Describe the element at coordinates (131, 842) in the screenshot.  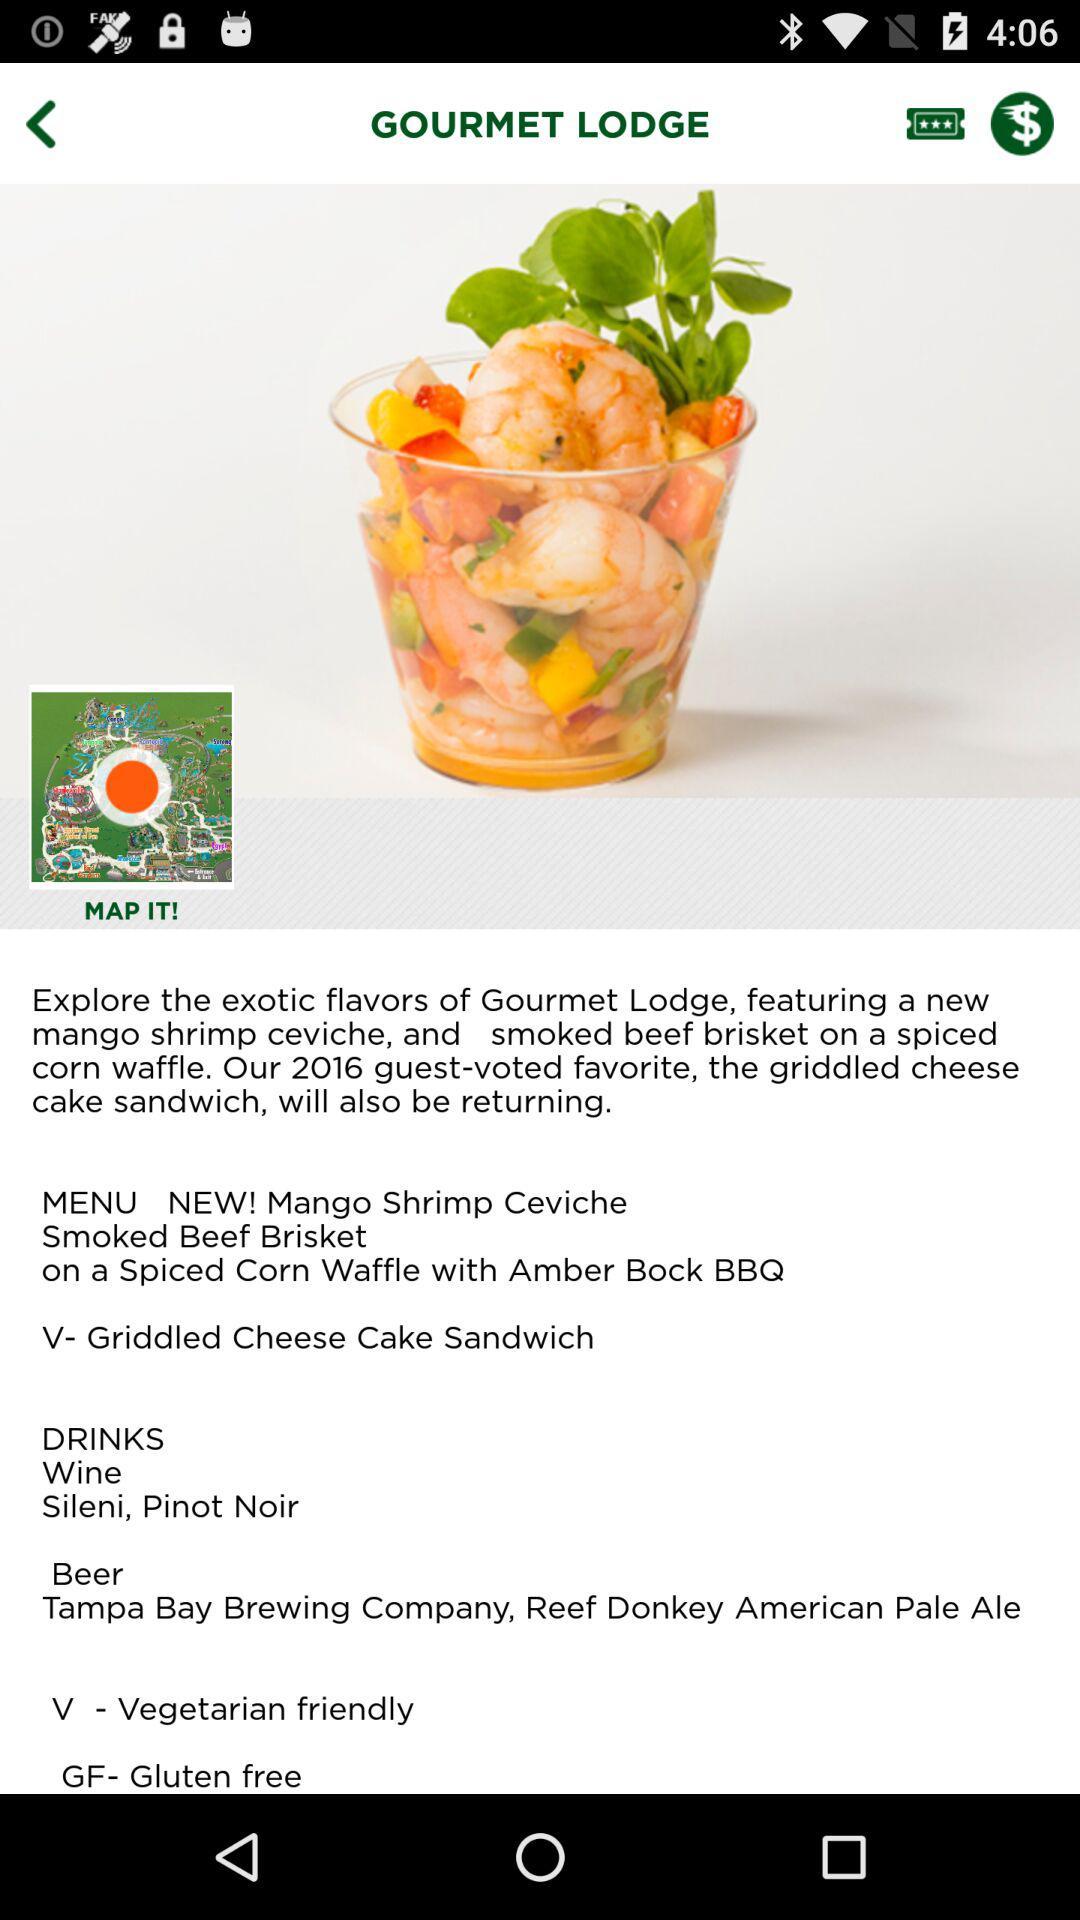
I see `the settings icon` at that location.